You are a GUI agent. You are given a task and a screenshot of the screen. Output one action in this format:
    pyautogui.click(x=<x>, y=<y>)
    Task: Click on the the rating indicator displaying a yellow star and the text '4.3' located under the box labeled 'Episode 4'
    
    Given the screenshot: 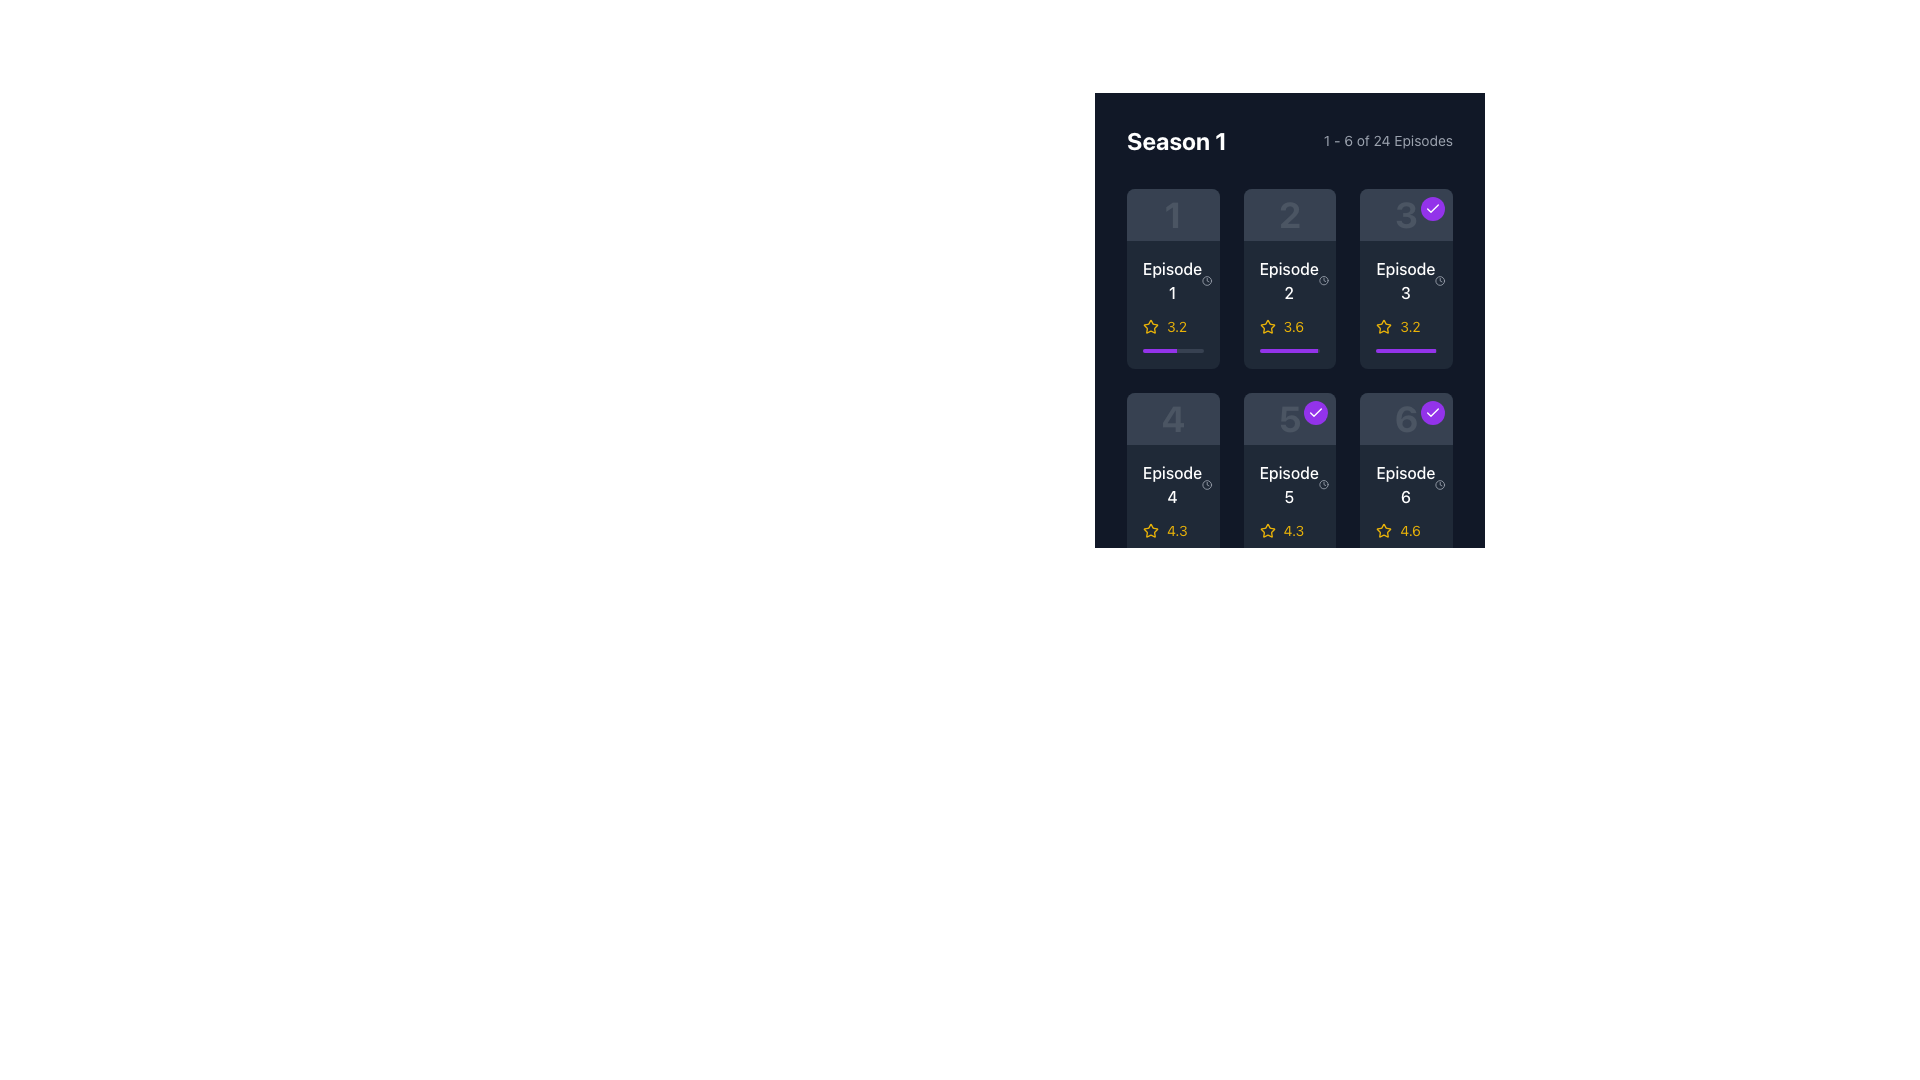 What is the action you would take?
    pyautogui.click(x=1173, y=530)
    